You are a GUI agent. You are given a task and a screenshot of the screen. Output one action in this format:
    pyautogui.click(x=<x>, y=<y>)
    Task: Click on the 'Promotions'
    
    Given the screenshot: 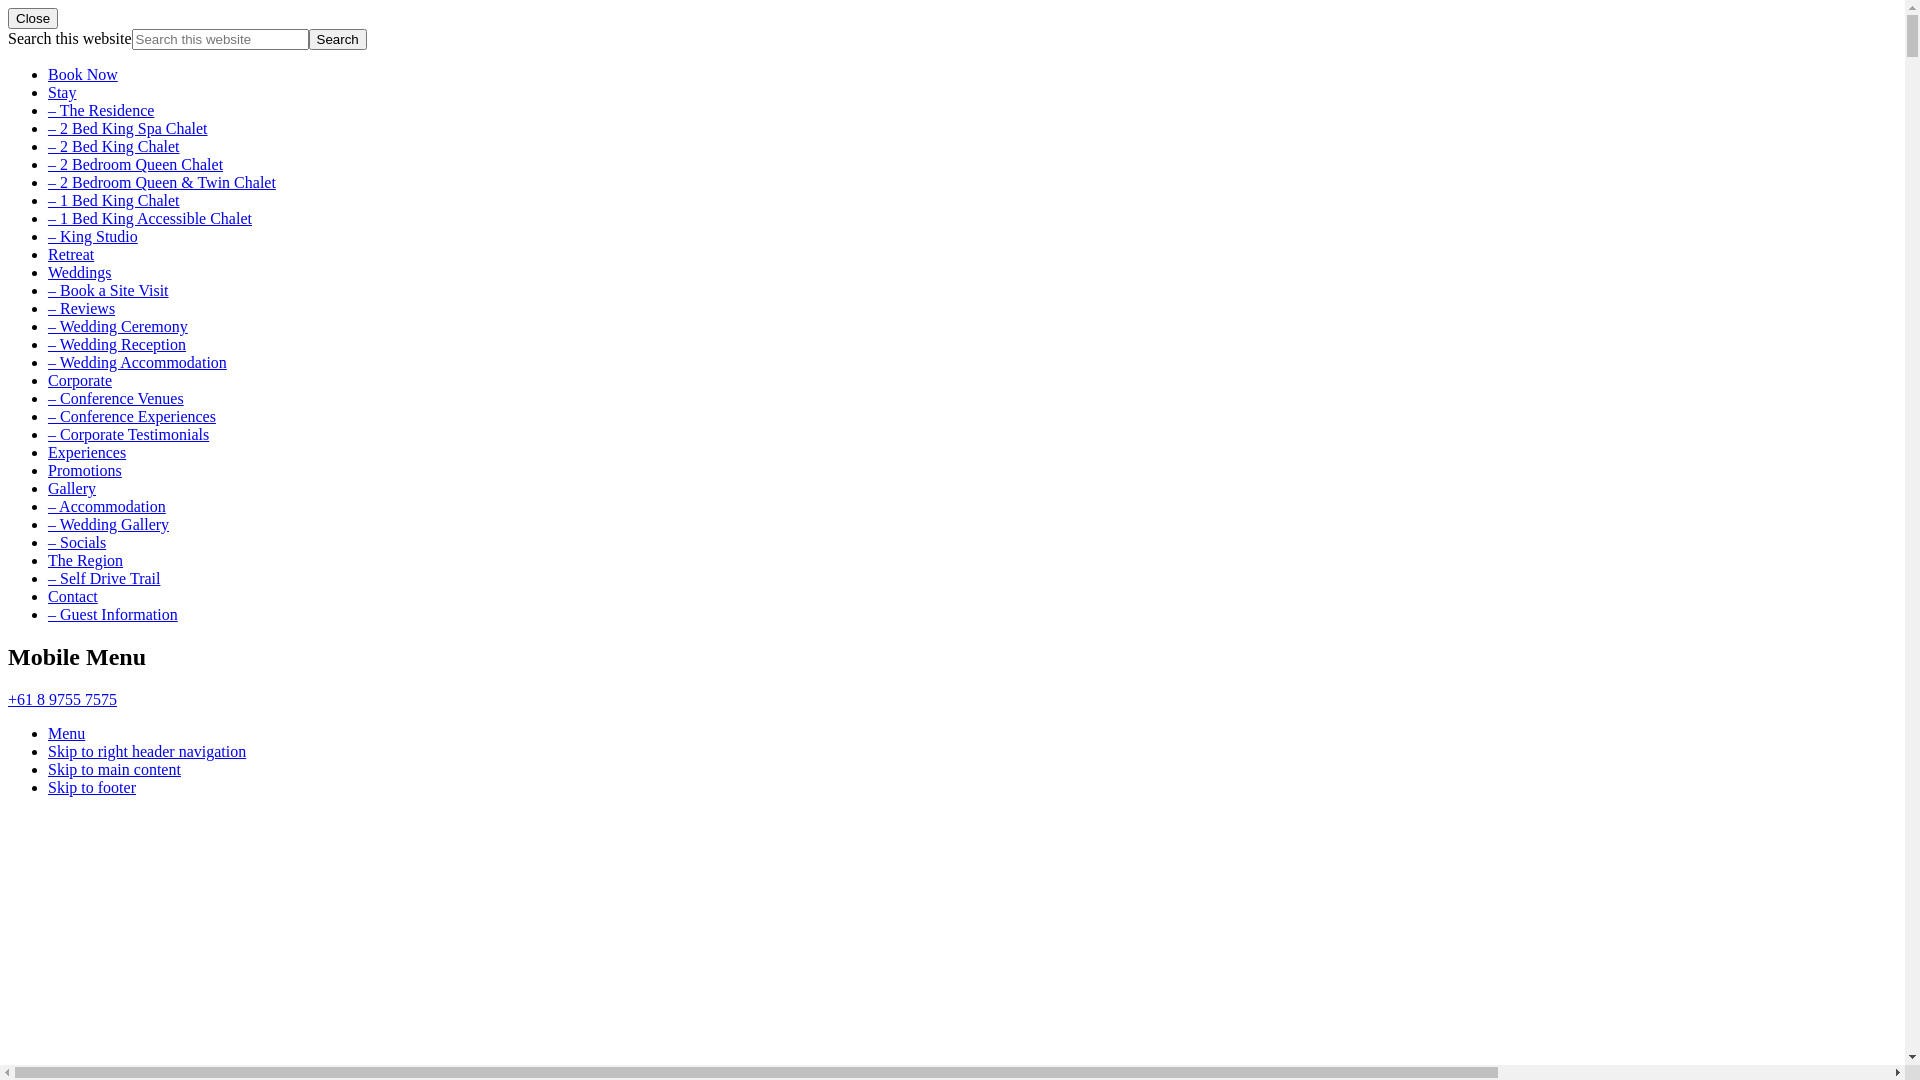 What is the action you would take?
    pyautogui.click(x=48, y=470)
    